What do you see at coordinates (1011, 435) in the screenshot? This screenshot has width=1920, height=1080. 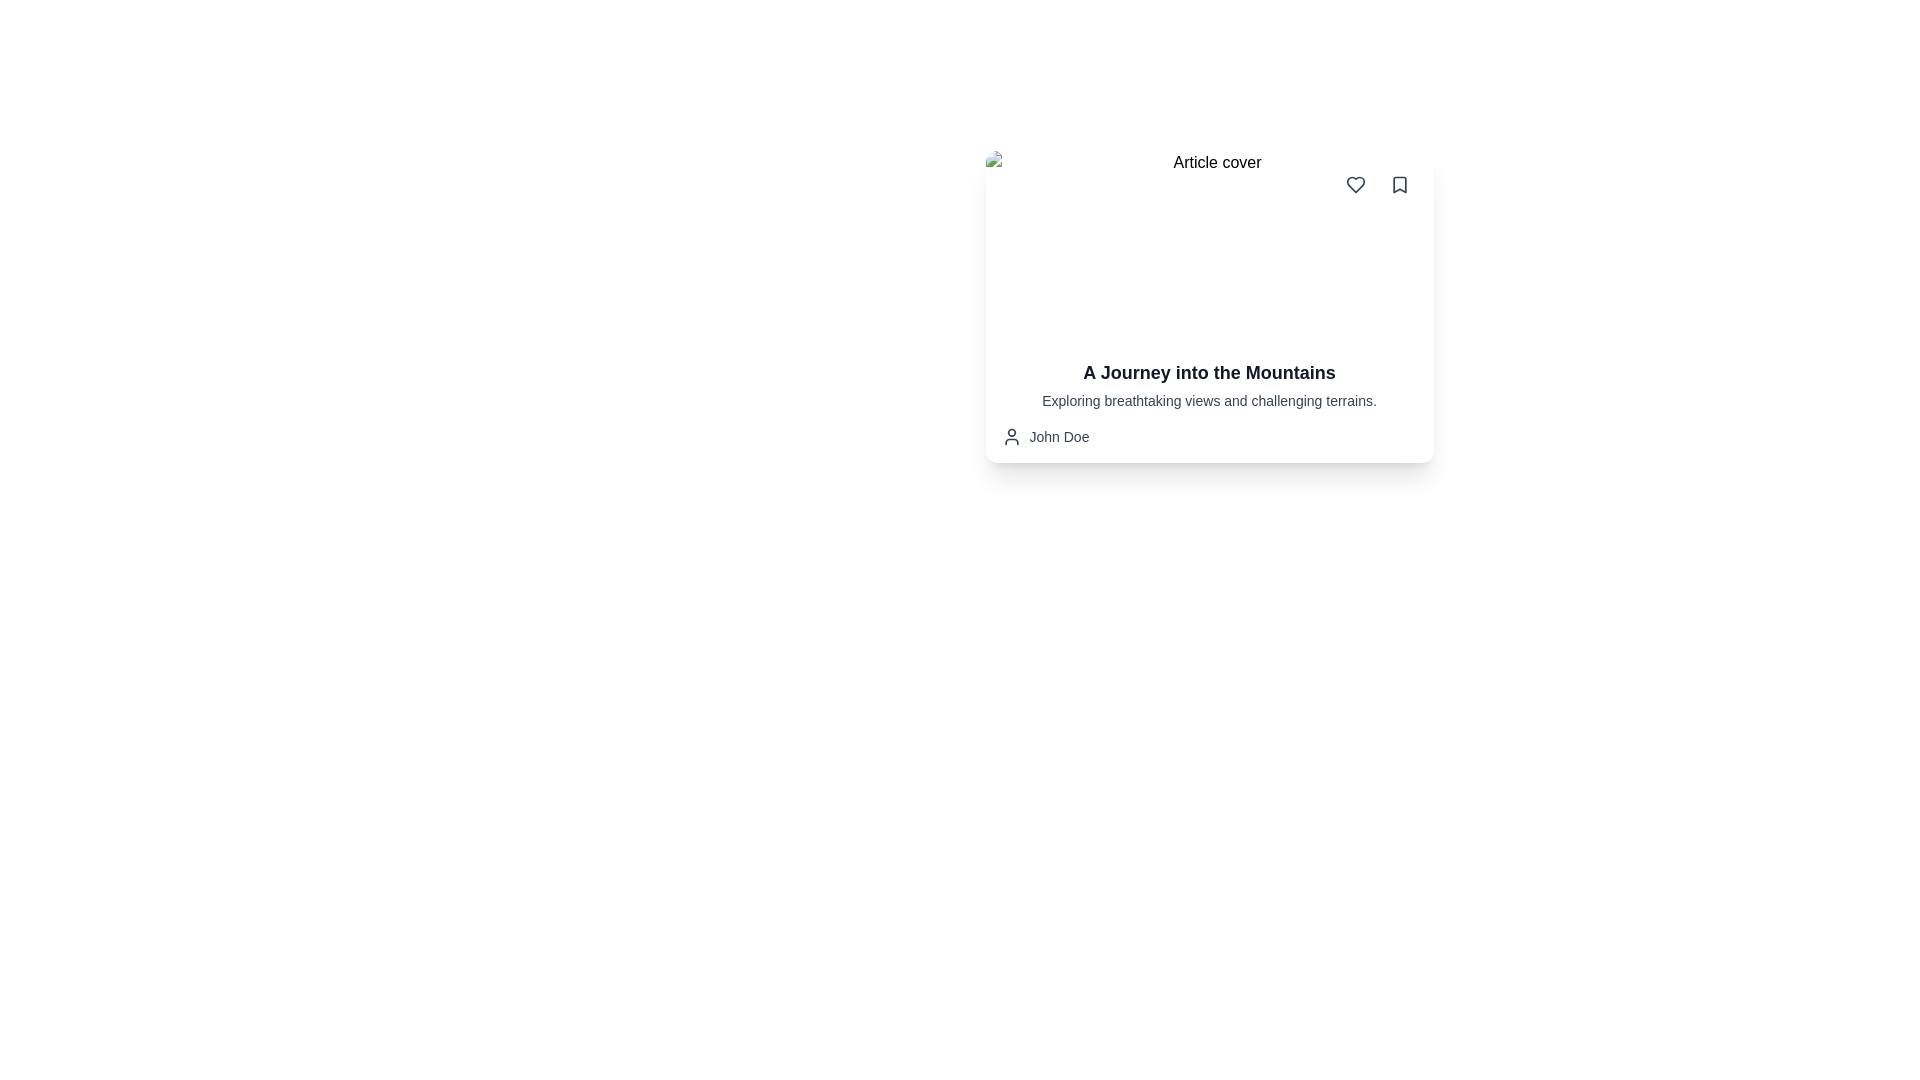 I see `the user silhouette icon, which is a minimalist outline design located near the name 'John Doe' at the bottom-left corner of the article details card` at bounding box center [1011, 435].